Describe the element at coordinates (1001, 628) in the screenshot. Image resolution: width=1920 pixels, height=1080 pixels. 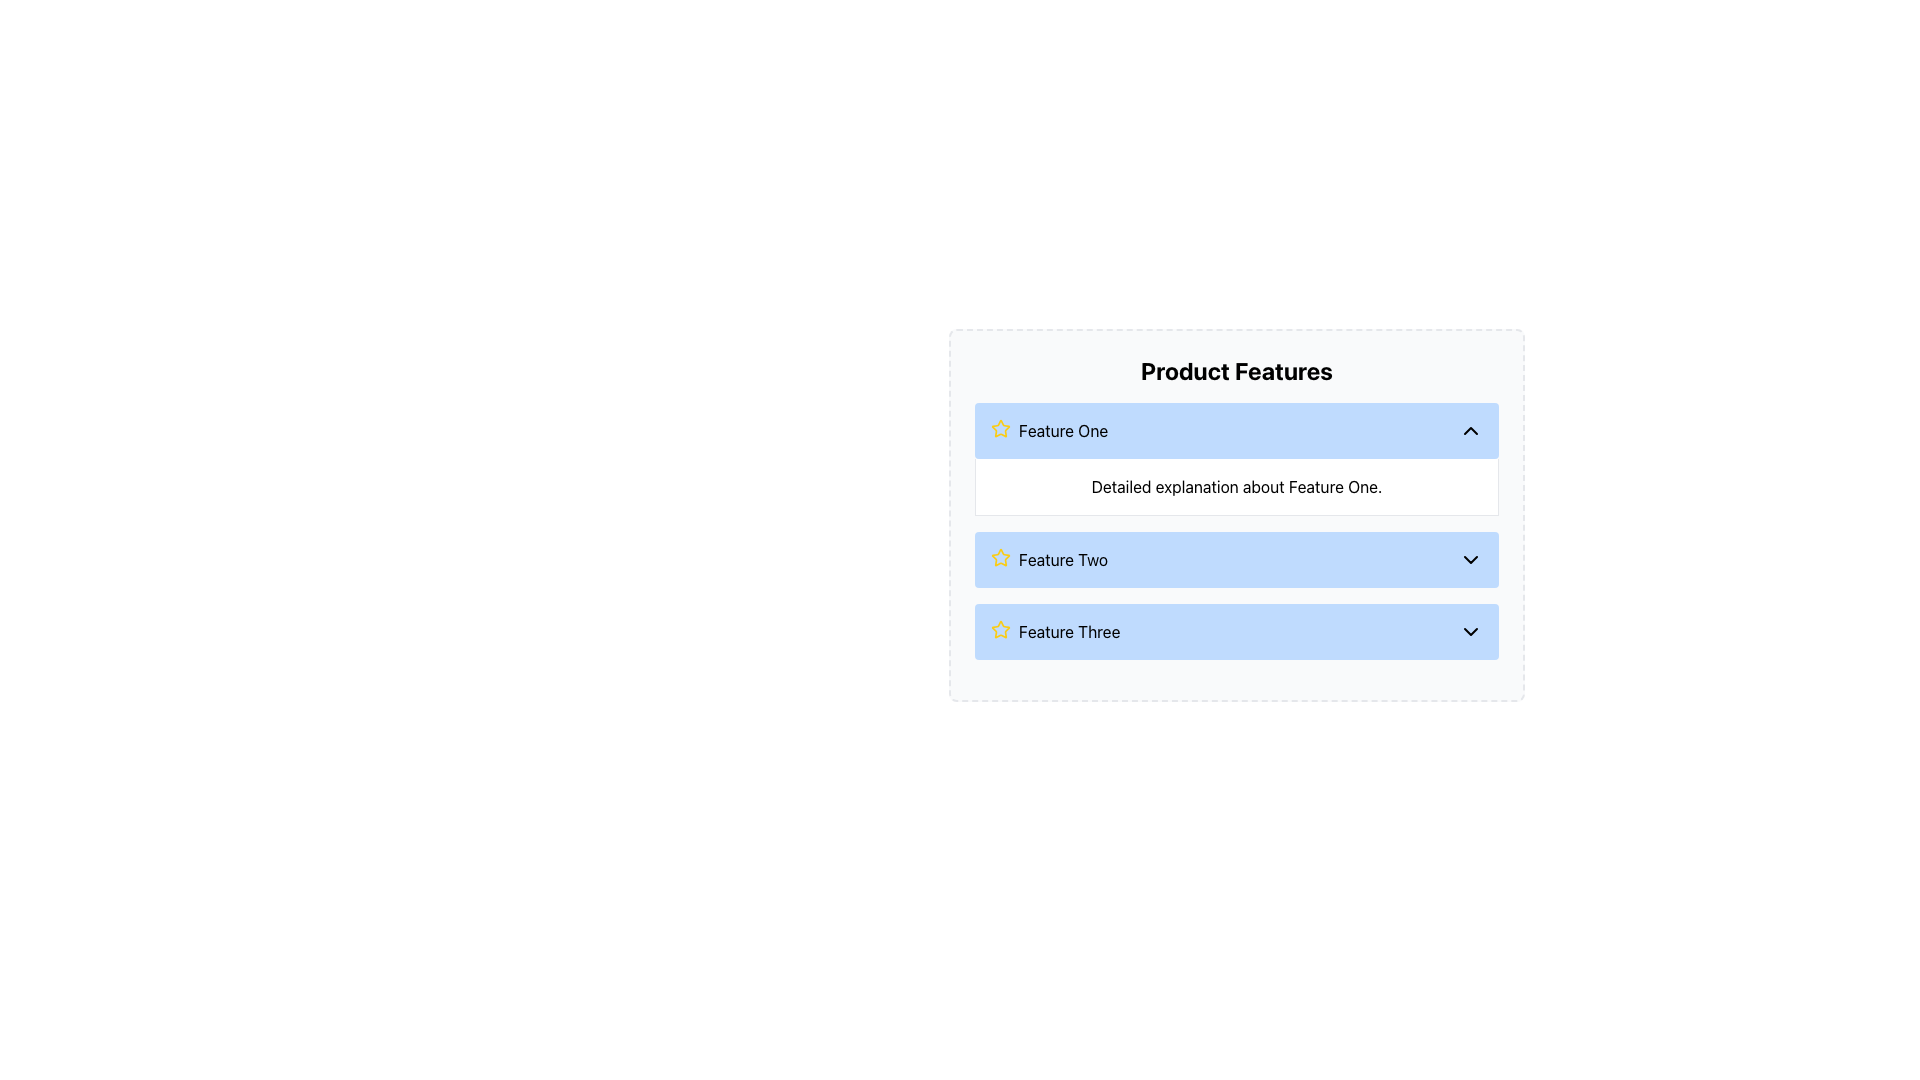
I see `the decorative icon indicating 'Feature Three' in the third section of the 'Product Features' list` at that location.